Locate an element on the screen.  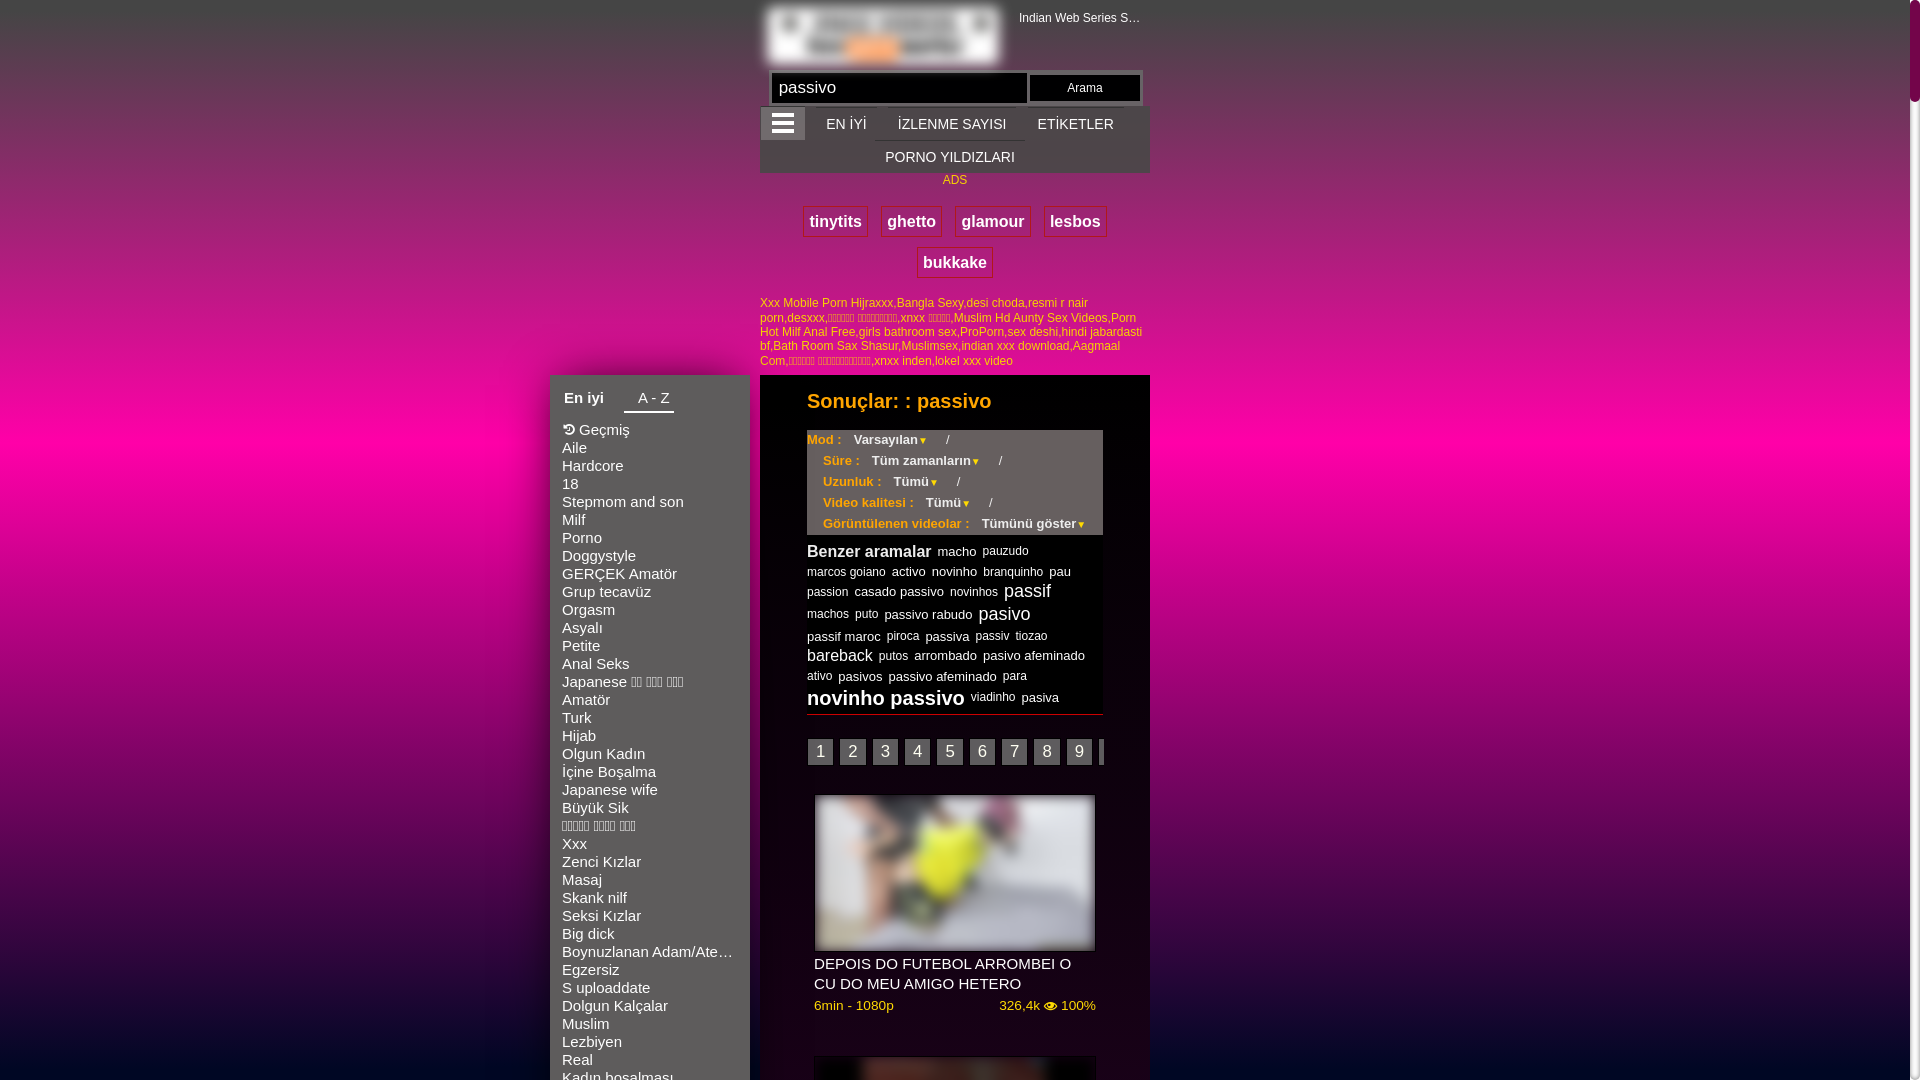
'Skank nilf' is located at coordinates (649, 897).